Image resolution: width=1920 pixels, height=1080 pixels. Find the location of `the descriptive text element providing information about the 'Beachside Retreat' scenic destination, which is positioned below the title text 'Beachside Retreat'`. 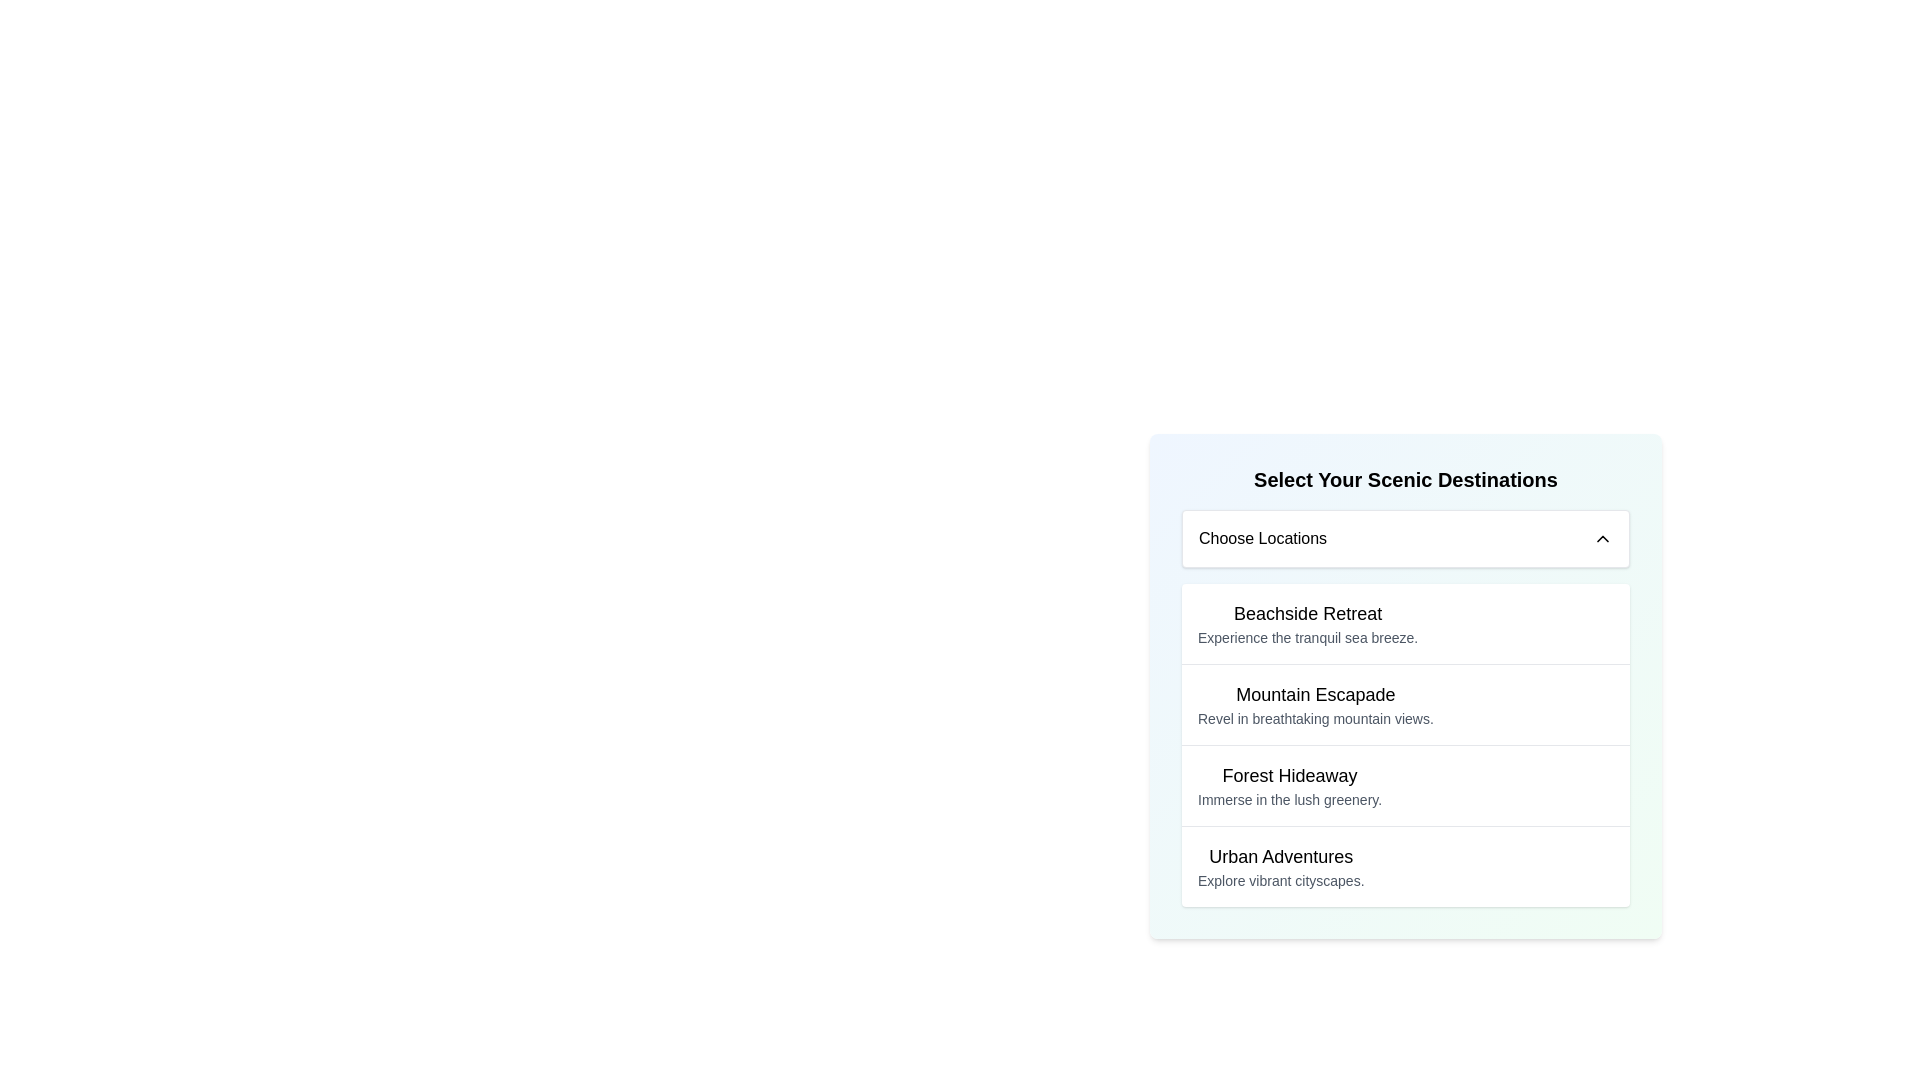

the descriptive text element providing information about the 'Beachside Retreat' scenic destination, which is positioned below the title text 'Beachside Retreat' is located at coordinates (1308, 637).